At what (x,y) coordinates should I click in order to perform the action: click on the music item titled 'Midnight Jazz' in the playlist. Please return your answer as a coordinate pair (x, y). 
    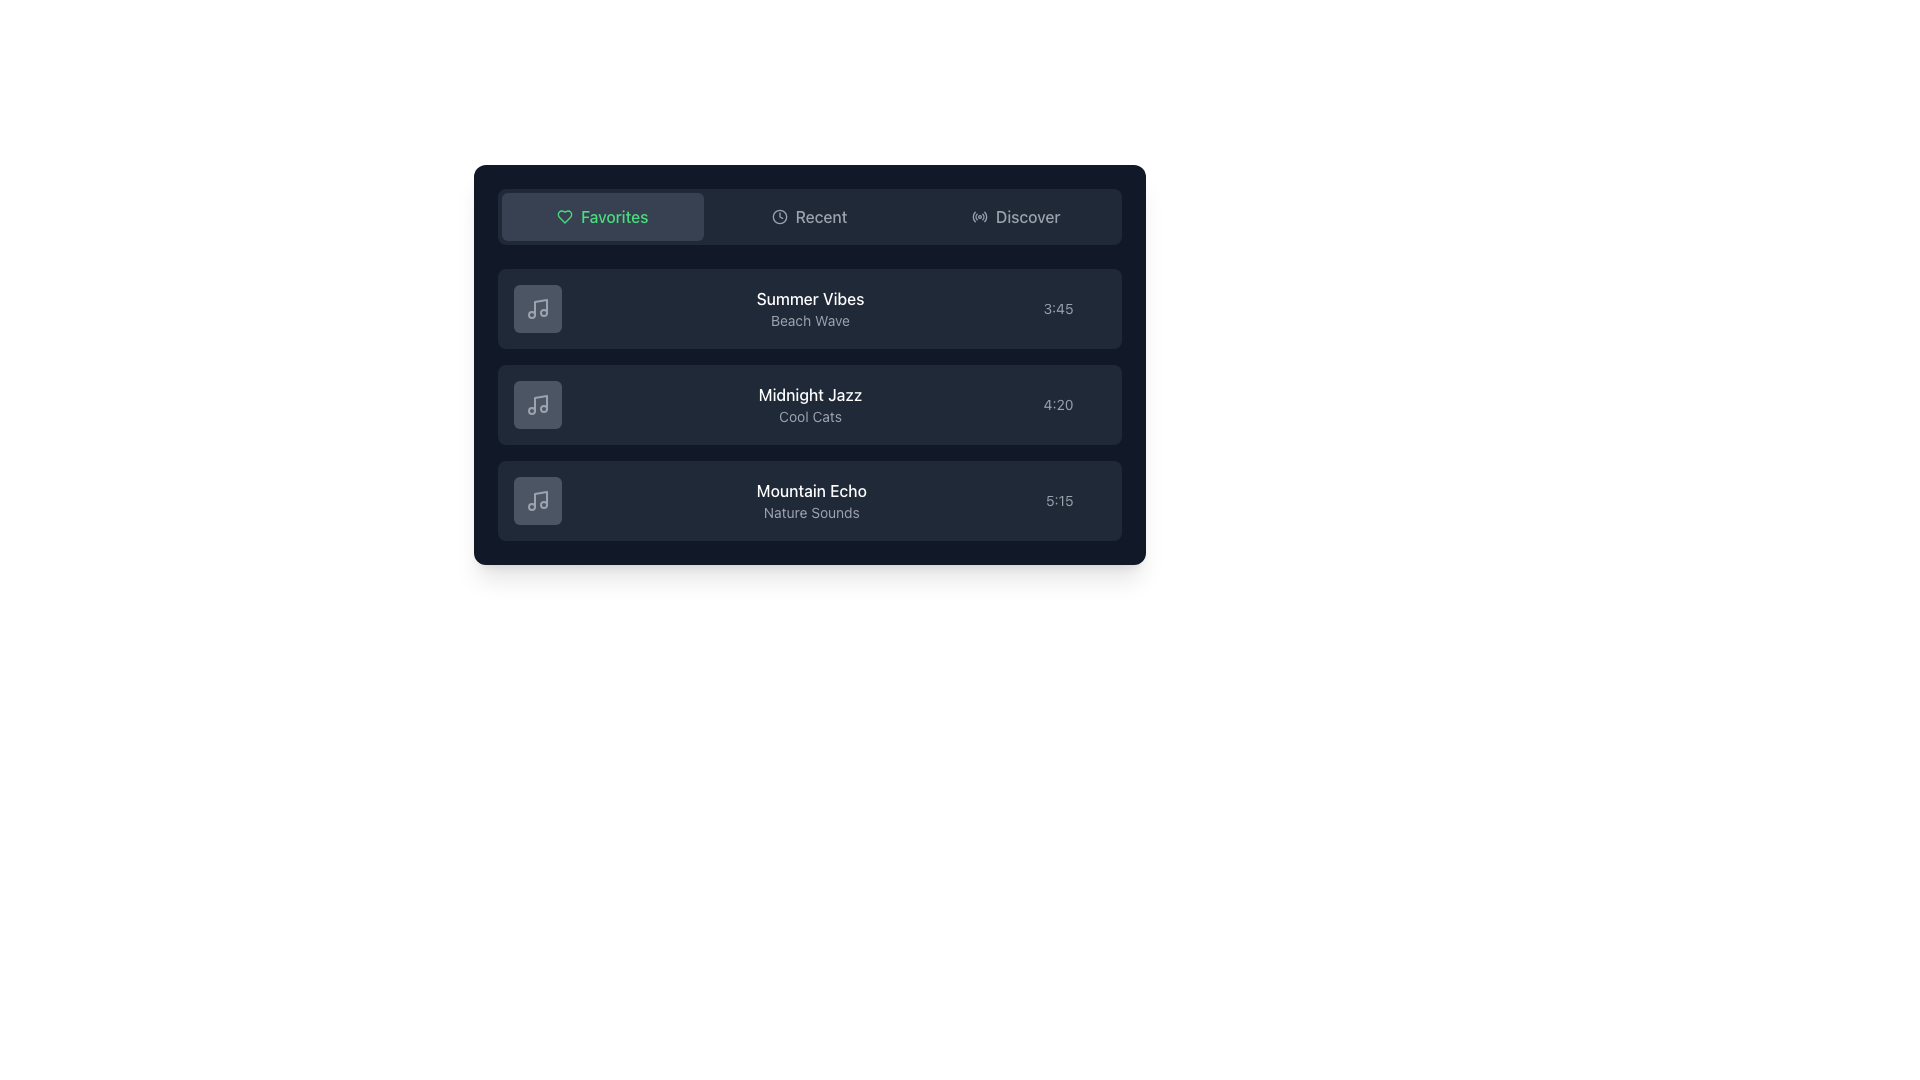
    Looking at the image, I should click on (809, 405).